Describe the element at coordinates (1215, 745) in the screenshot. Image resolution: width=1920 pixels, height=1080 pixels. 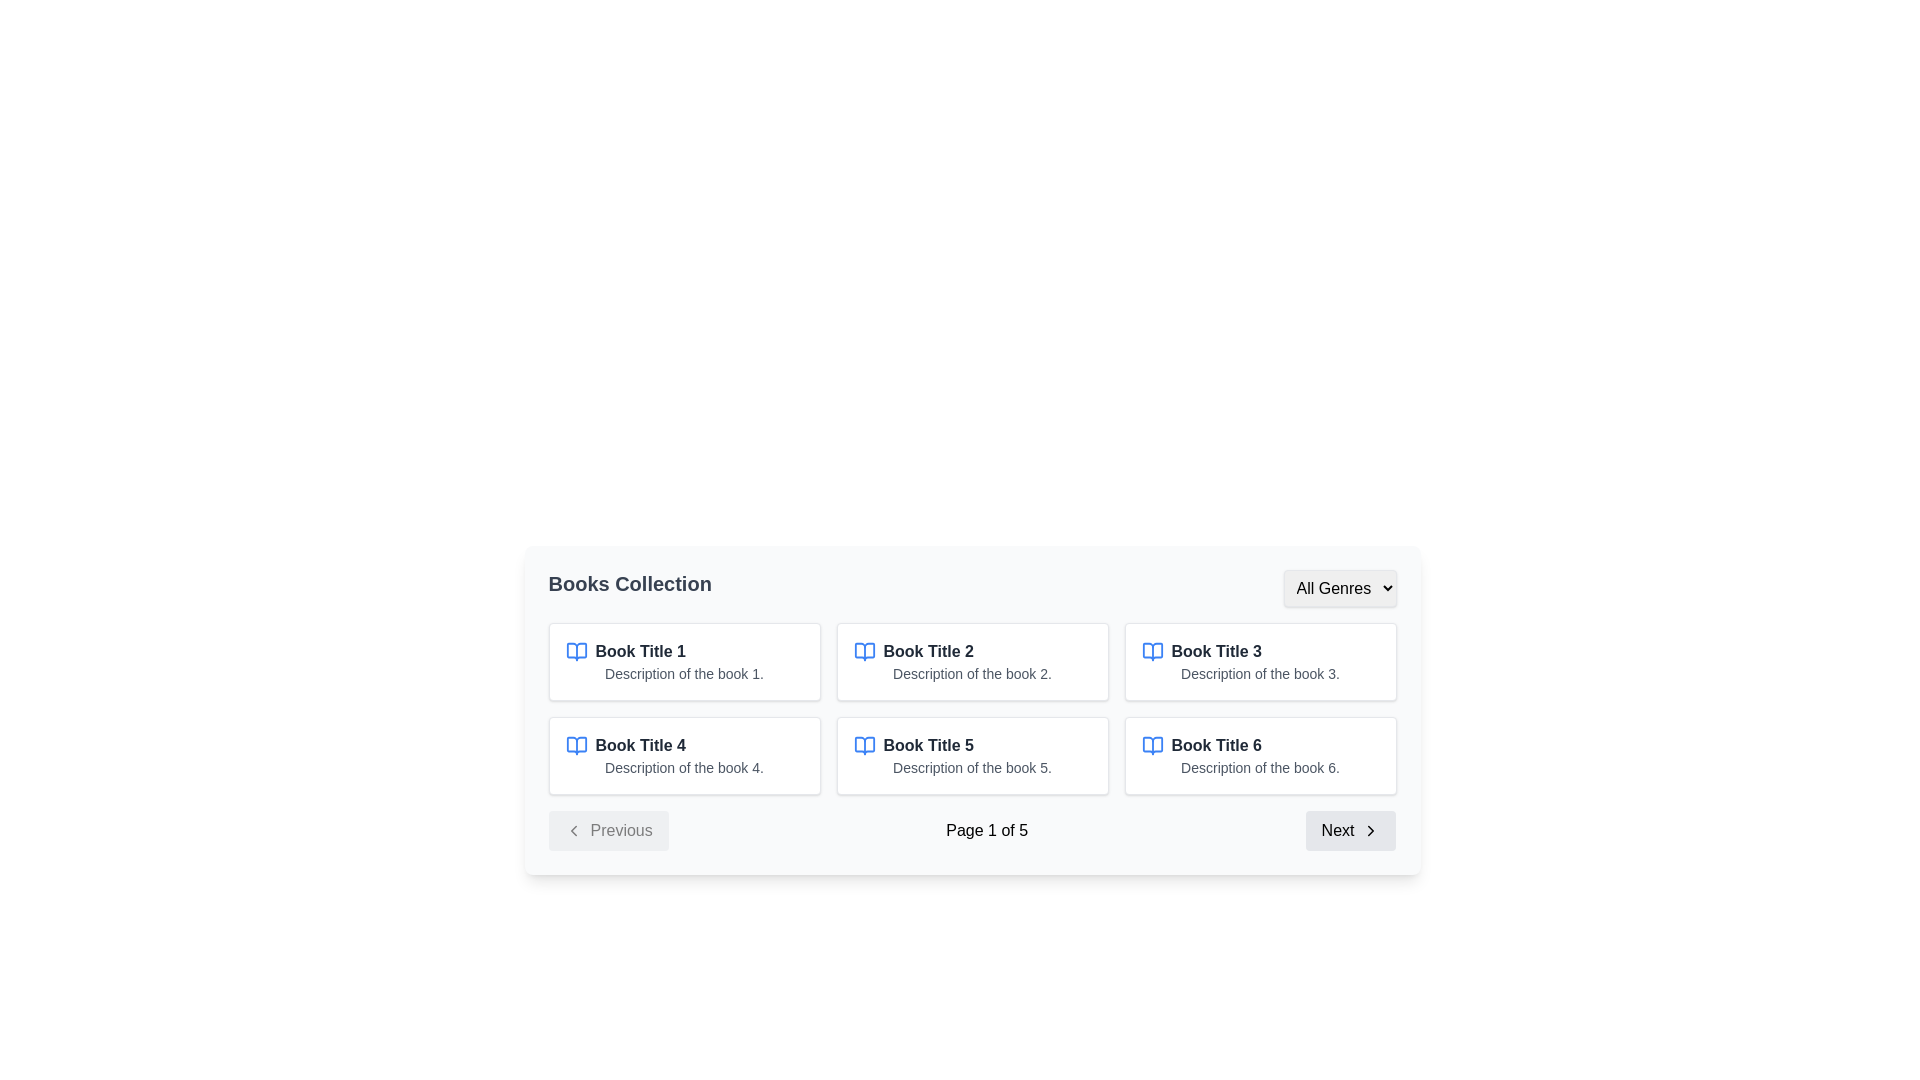
I see `the static text displaying 'Book Title 6', which is aligned to the right of a blue book icon and located in the bottom-right cell of the grid layout` at that location.